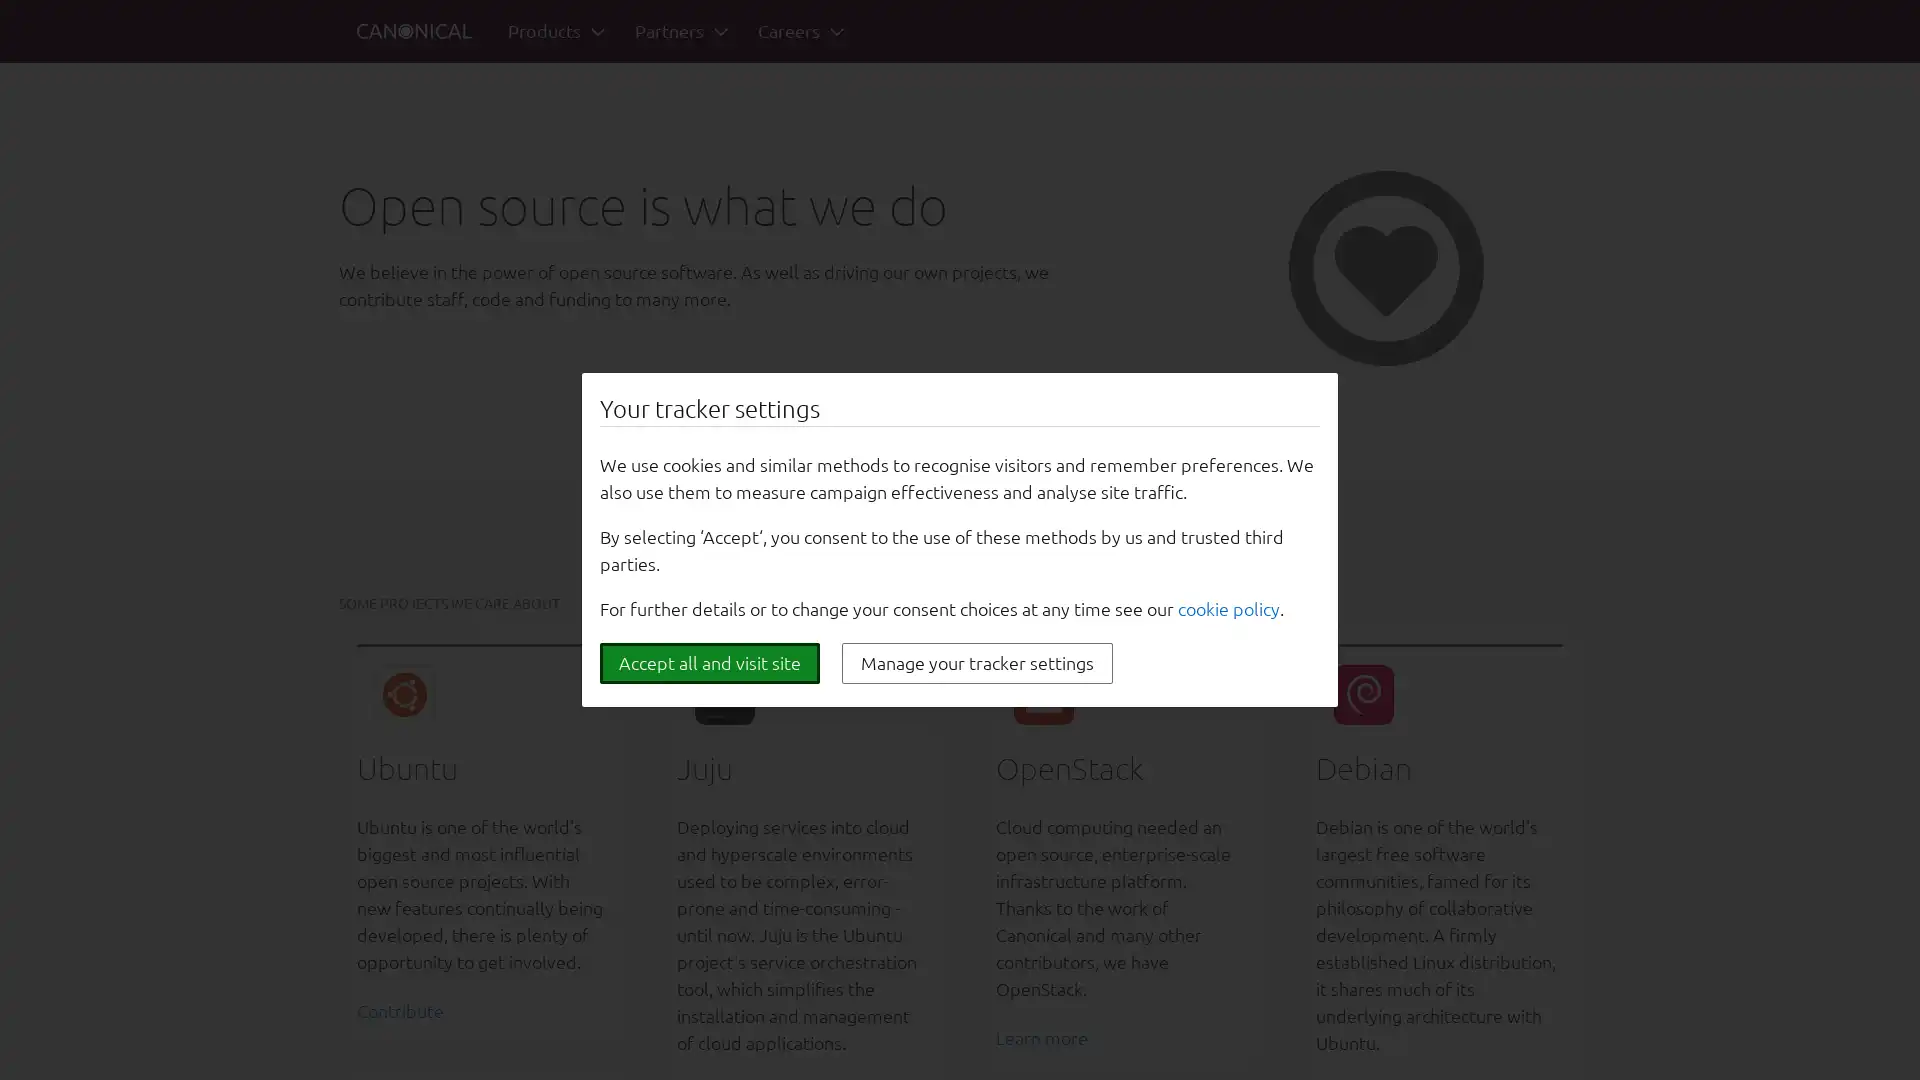 This screenshot has height=1080, width=1920. Describe the element at coordinates (977, 663) in the screenshot. I see `Manage your tracker settings` at that location.